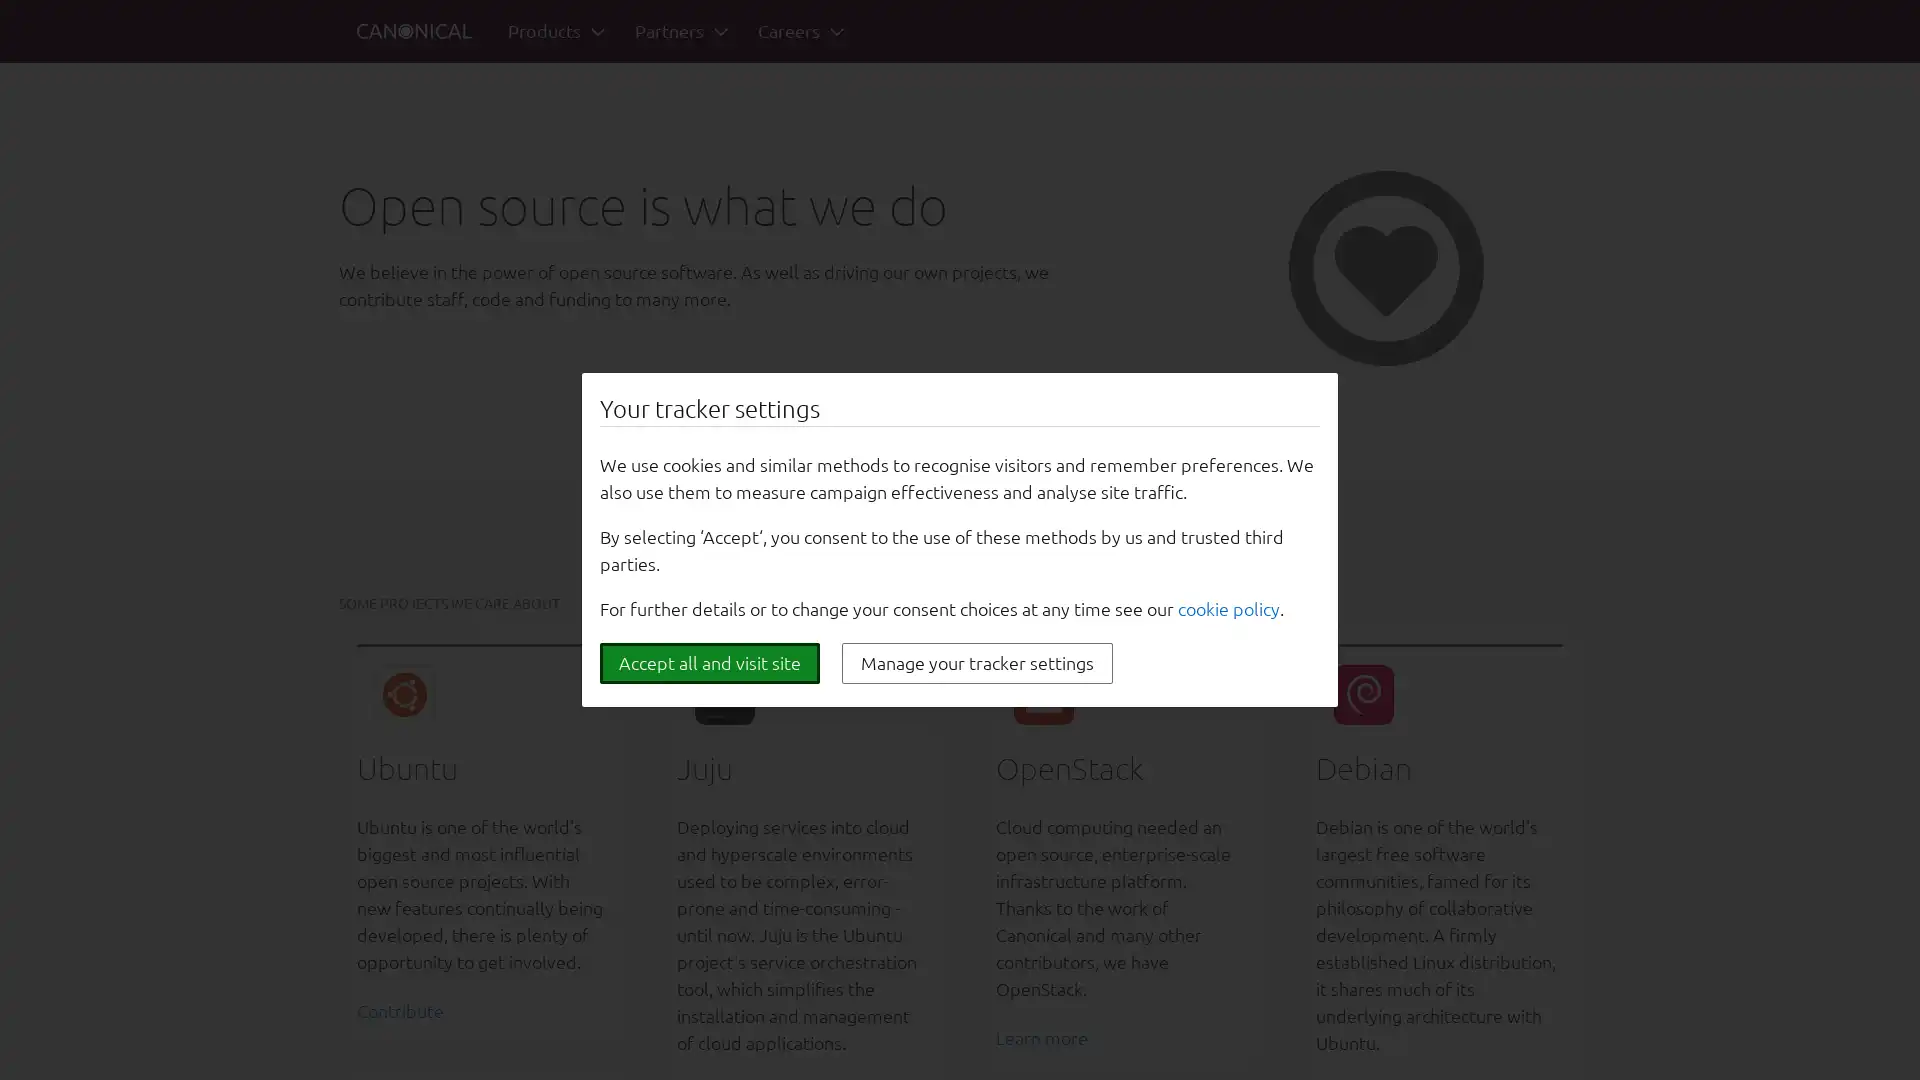 This screenshot has height=1080, width=1920. Describe the element at coordinates (977, 663) in the screenshot. I see `Manage your tracker settings` at that location.